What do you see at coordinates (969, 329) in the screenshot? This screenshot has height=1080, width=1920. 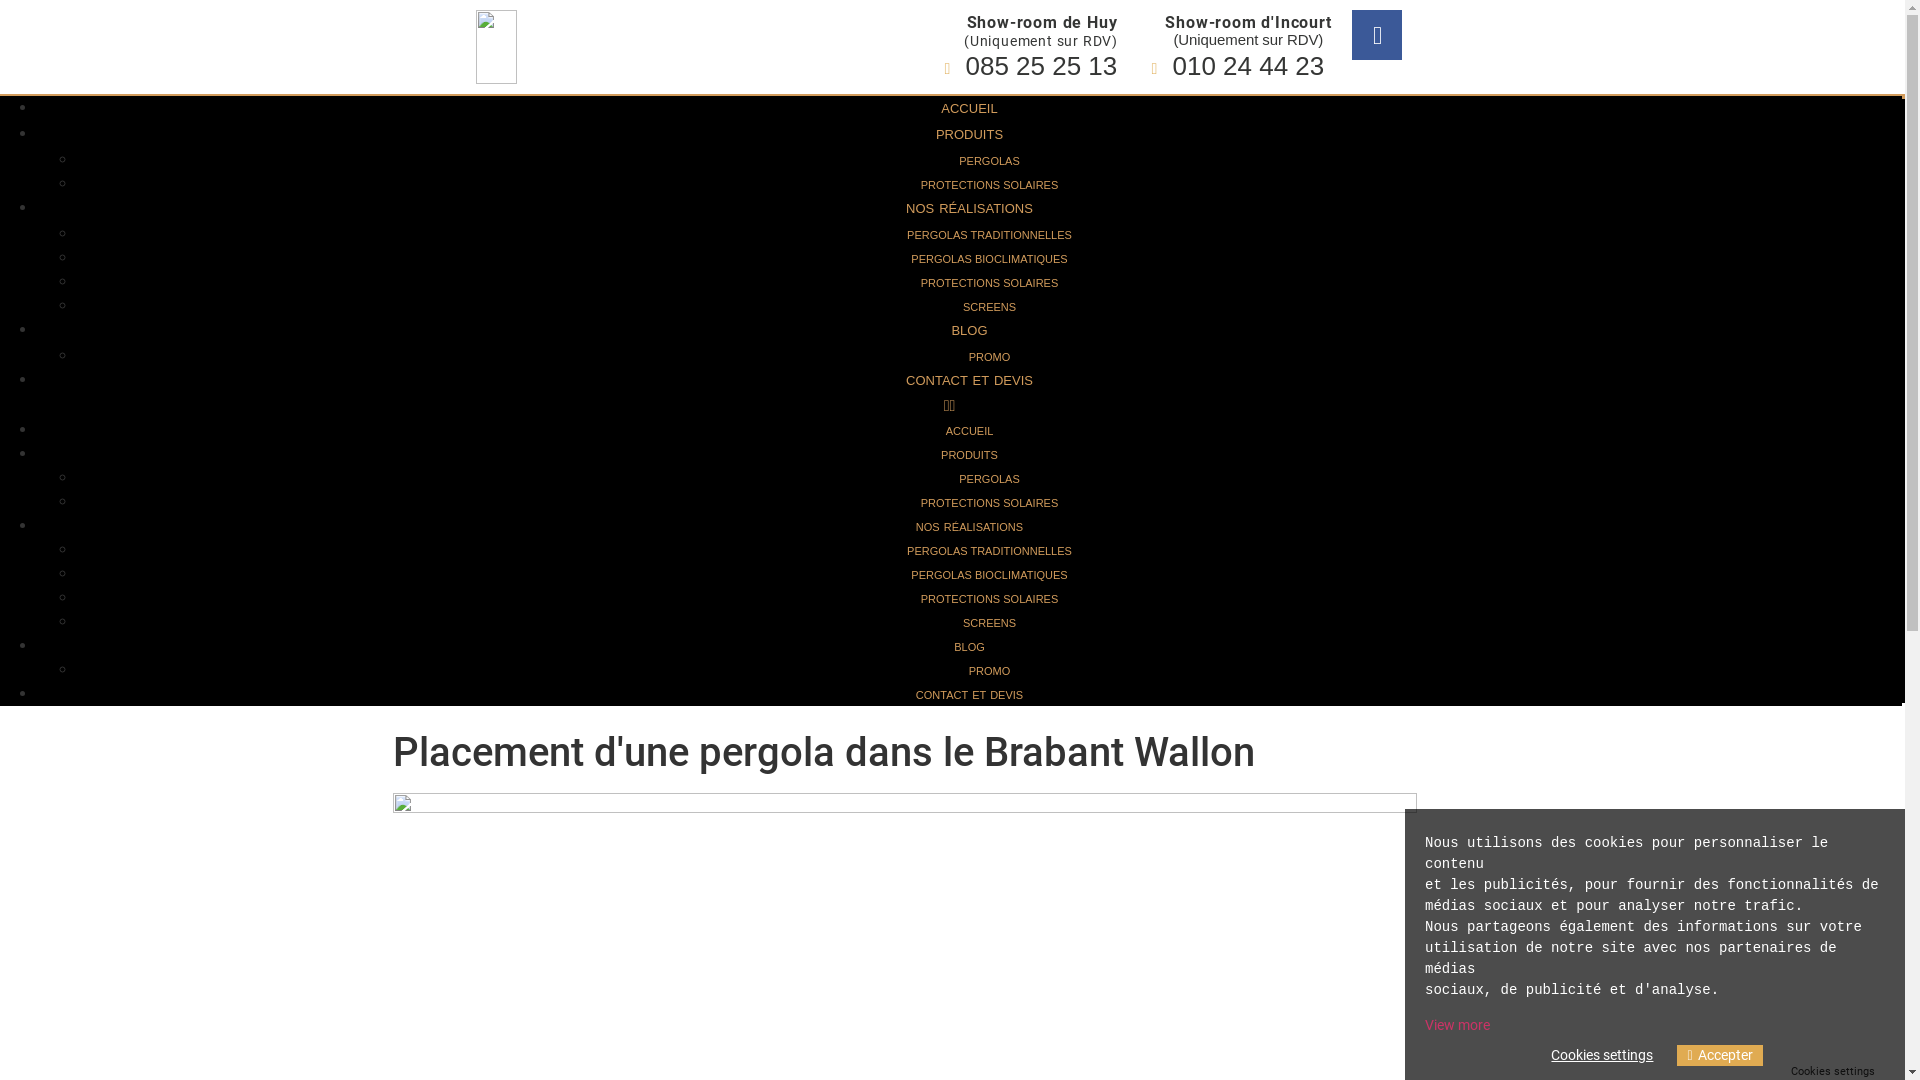 I see `'BLOG'` at bounding box center [969, 329].